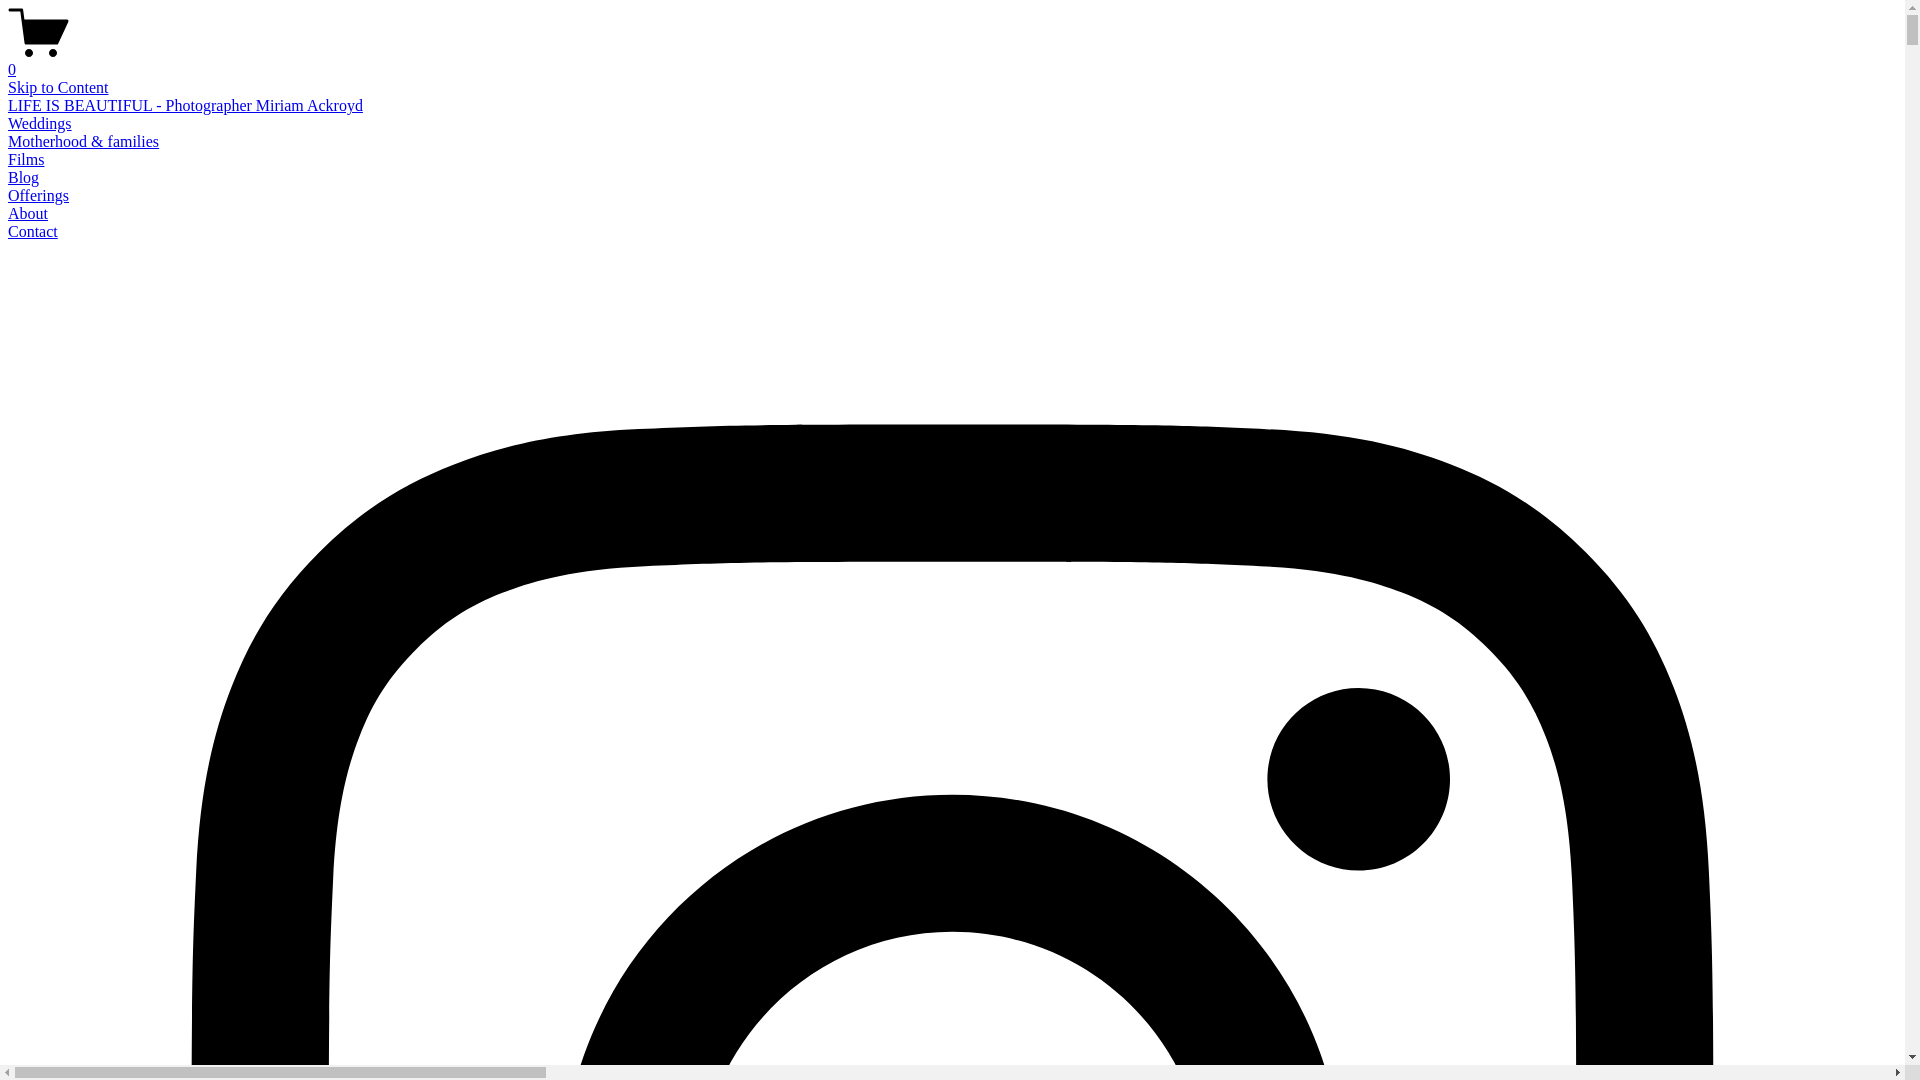 The width and height of the screenshot is (1920, 1080). What do you see at coordinates (33, 230) in the screenshot?
I see `'Contact'` at bounding box center [33, 230].